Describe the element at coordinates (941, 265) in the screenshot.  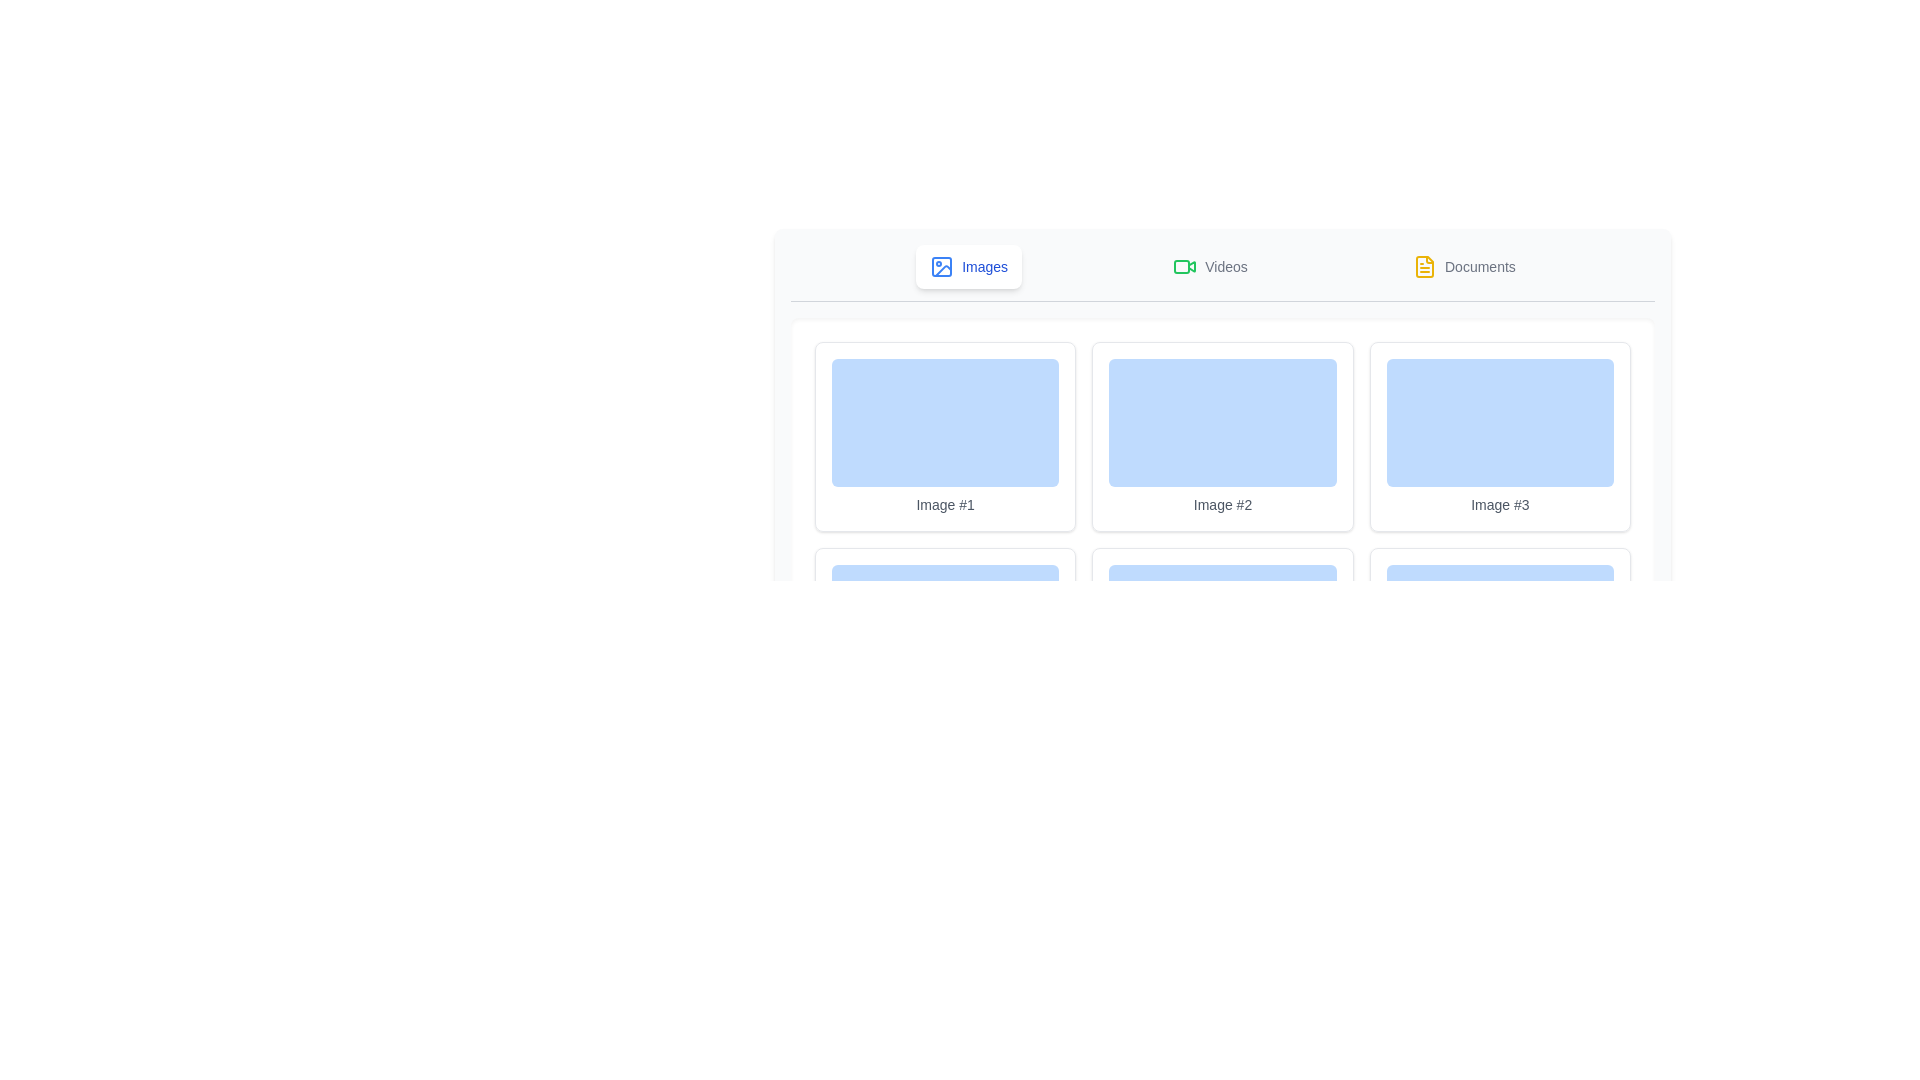
I see `the image icon with a blue outline representing the 'Images' tab, located at the top-left section of the interface` at that location.